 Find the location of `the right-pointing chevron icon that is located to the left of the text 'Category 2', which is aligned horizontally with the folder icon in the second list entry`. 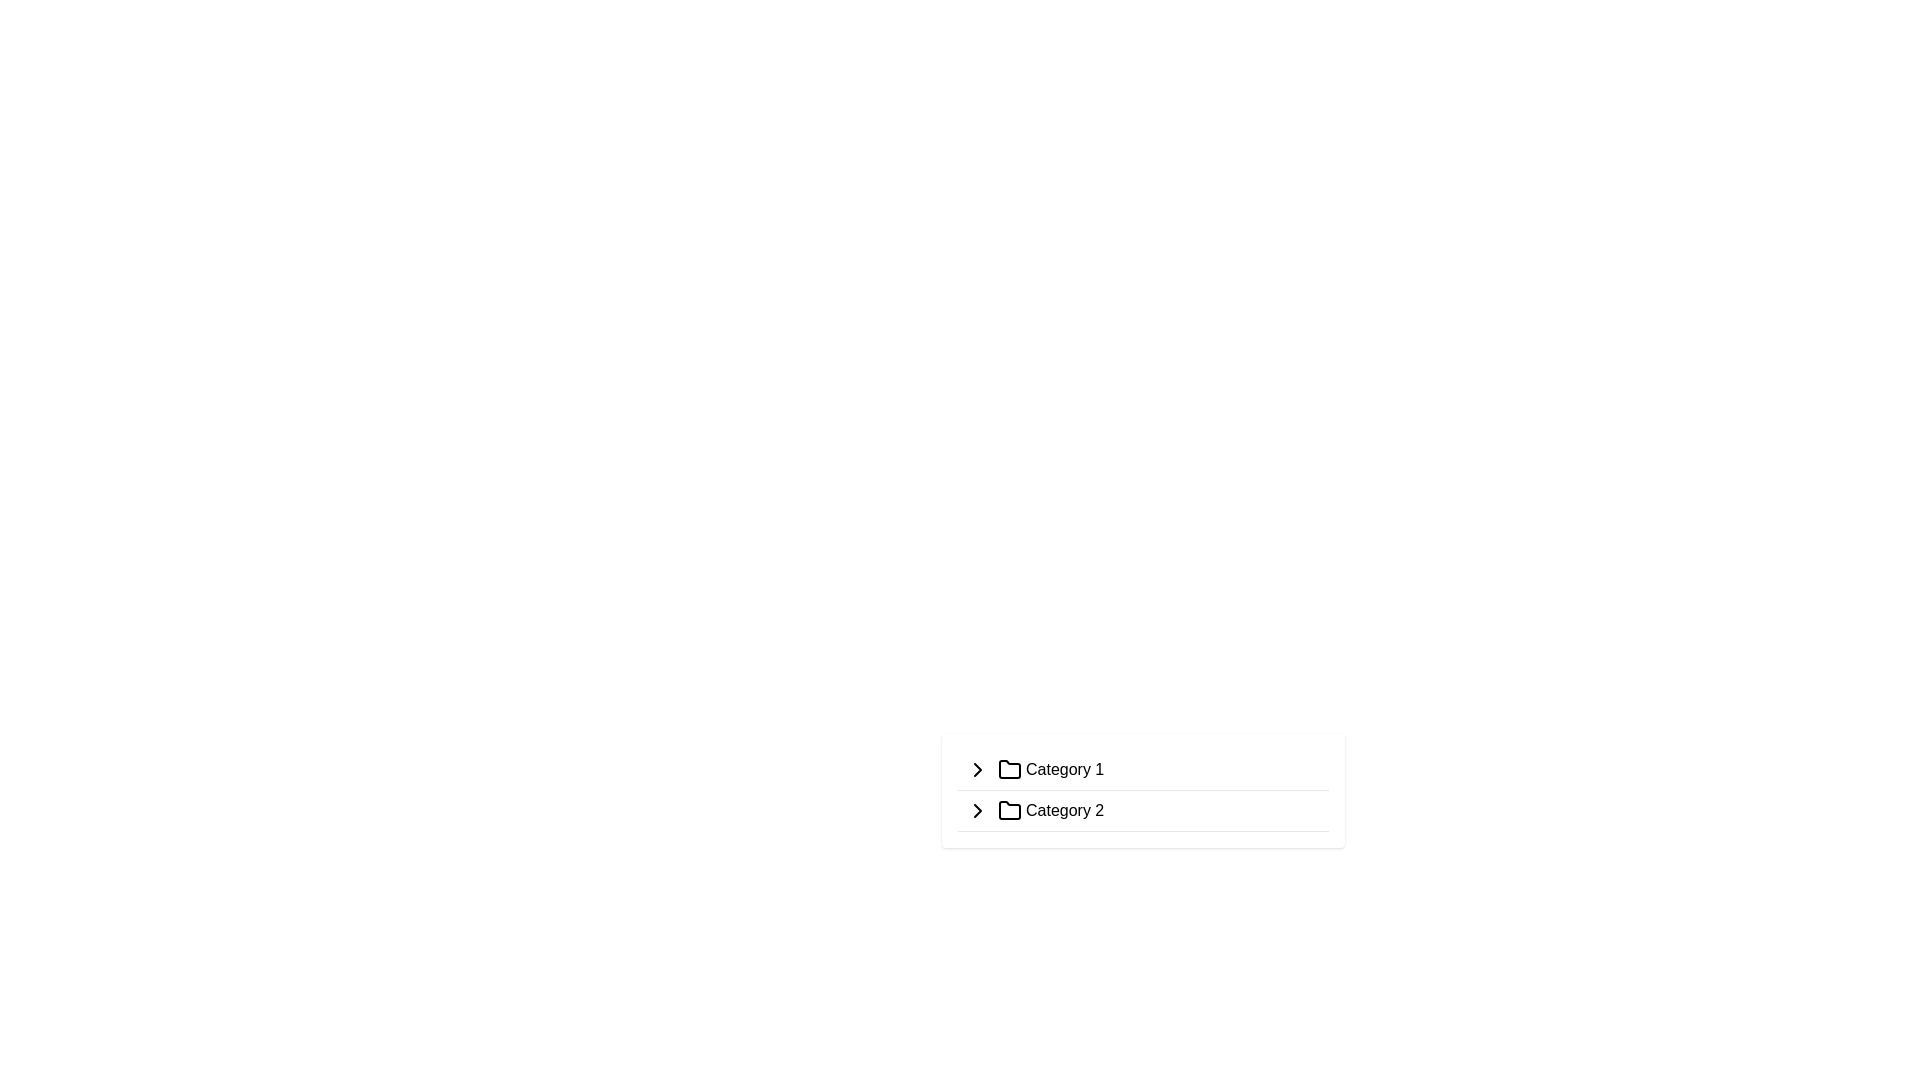

the right-pointing chevron icon that is located to the left of the text 'Category 2', which is aligned horizontally with the folder icon in the second list entry is located at coordinates (978, 810).